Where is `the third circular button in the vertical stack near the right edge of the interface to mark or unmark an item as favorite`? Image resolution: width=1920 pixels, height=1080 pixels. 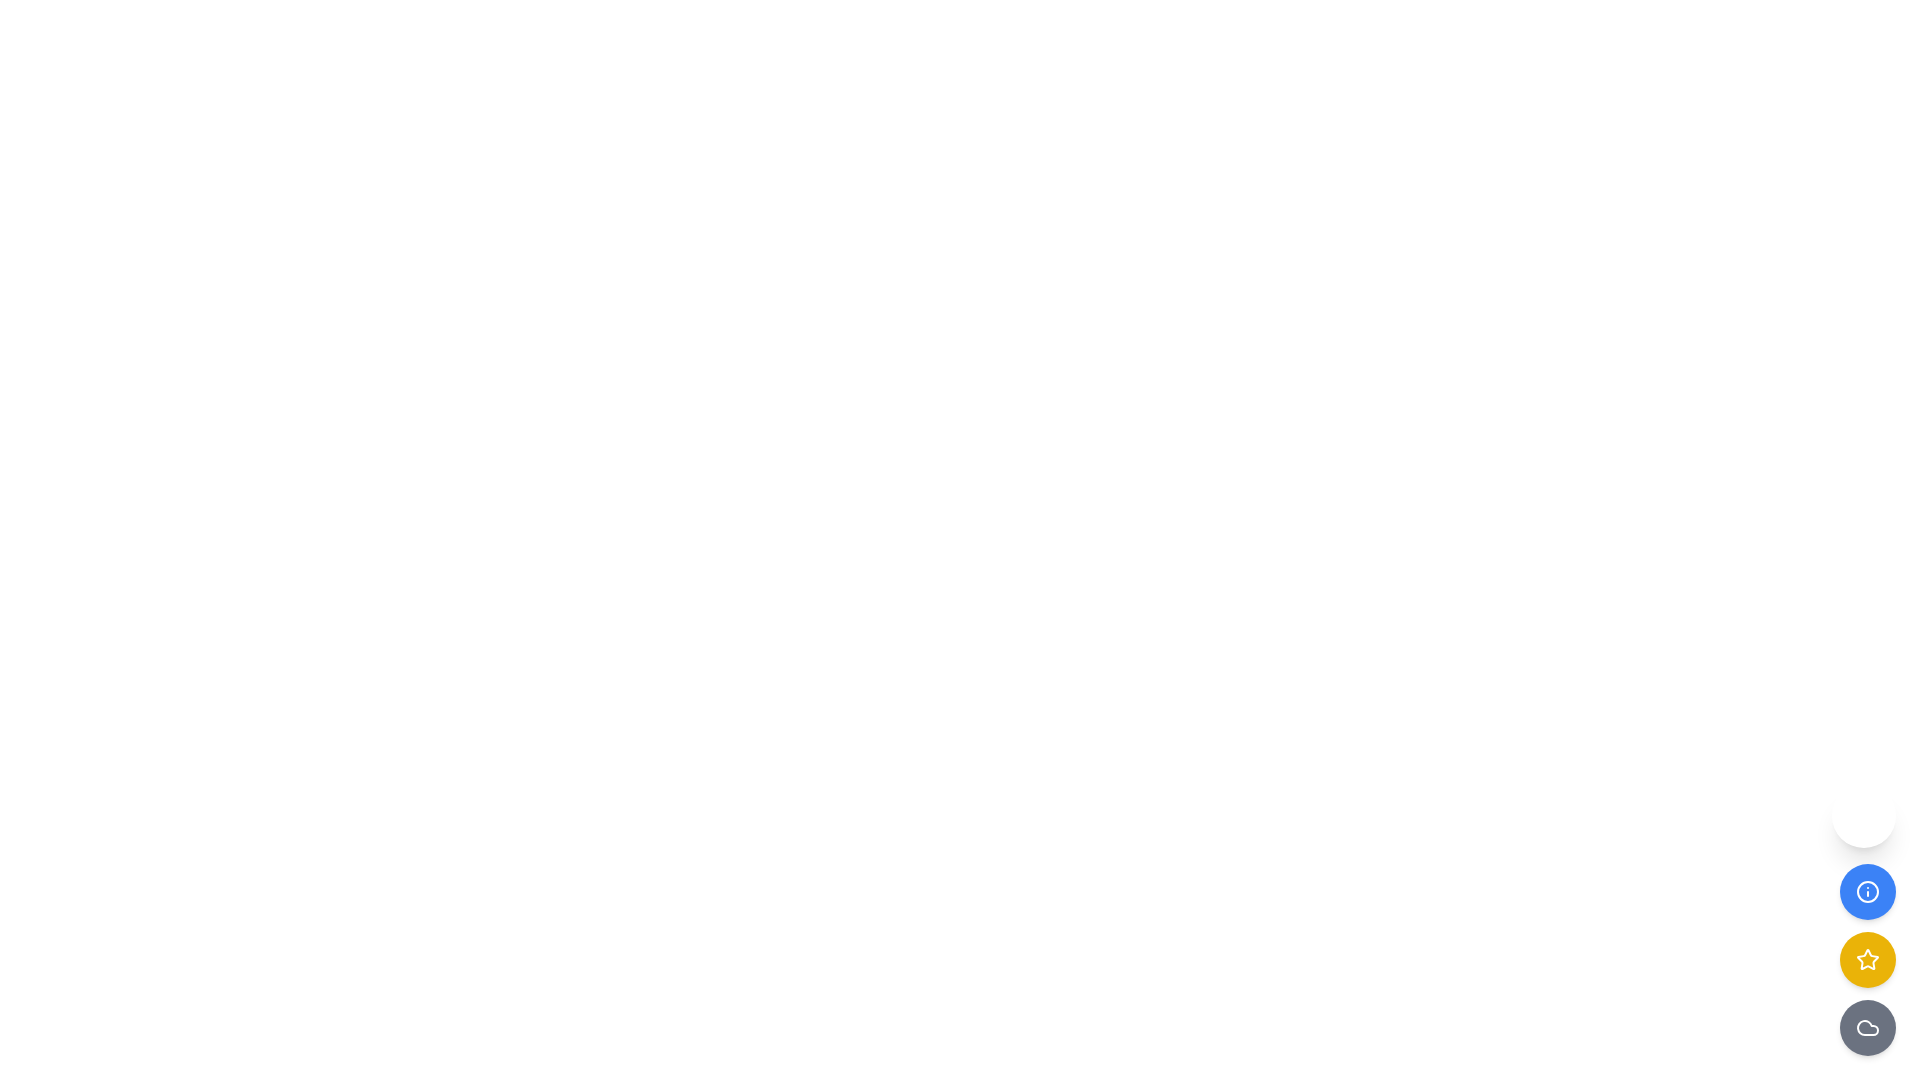 the third circular button in the vertical stack near the right edge of the interface to mark or unmark an item as favorite is located at coordinates (1866, 959).